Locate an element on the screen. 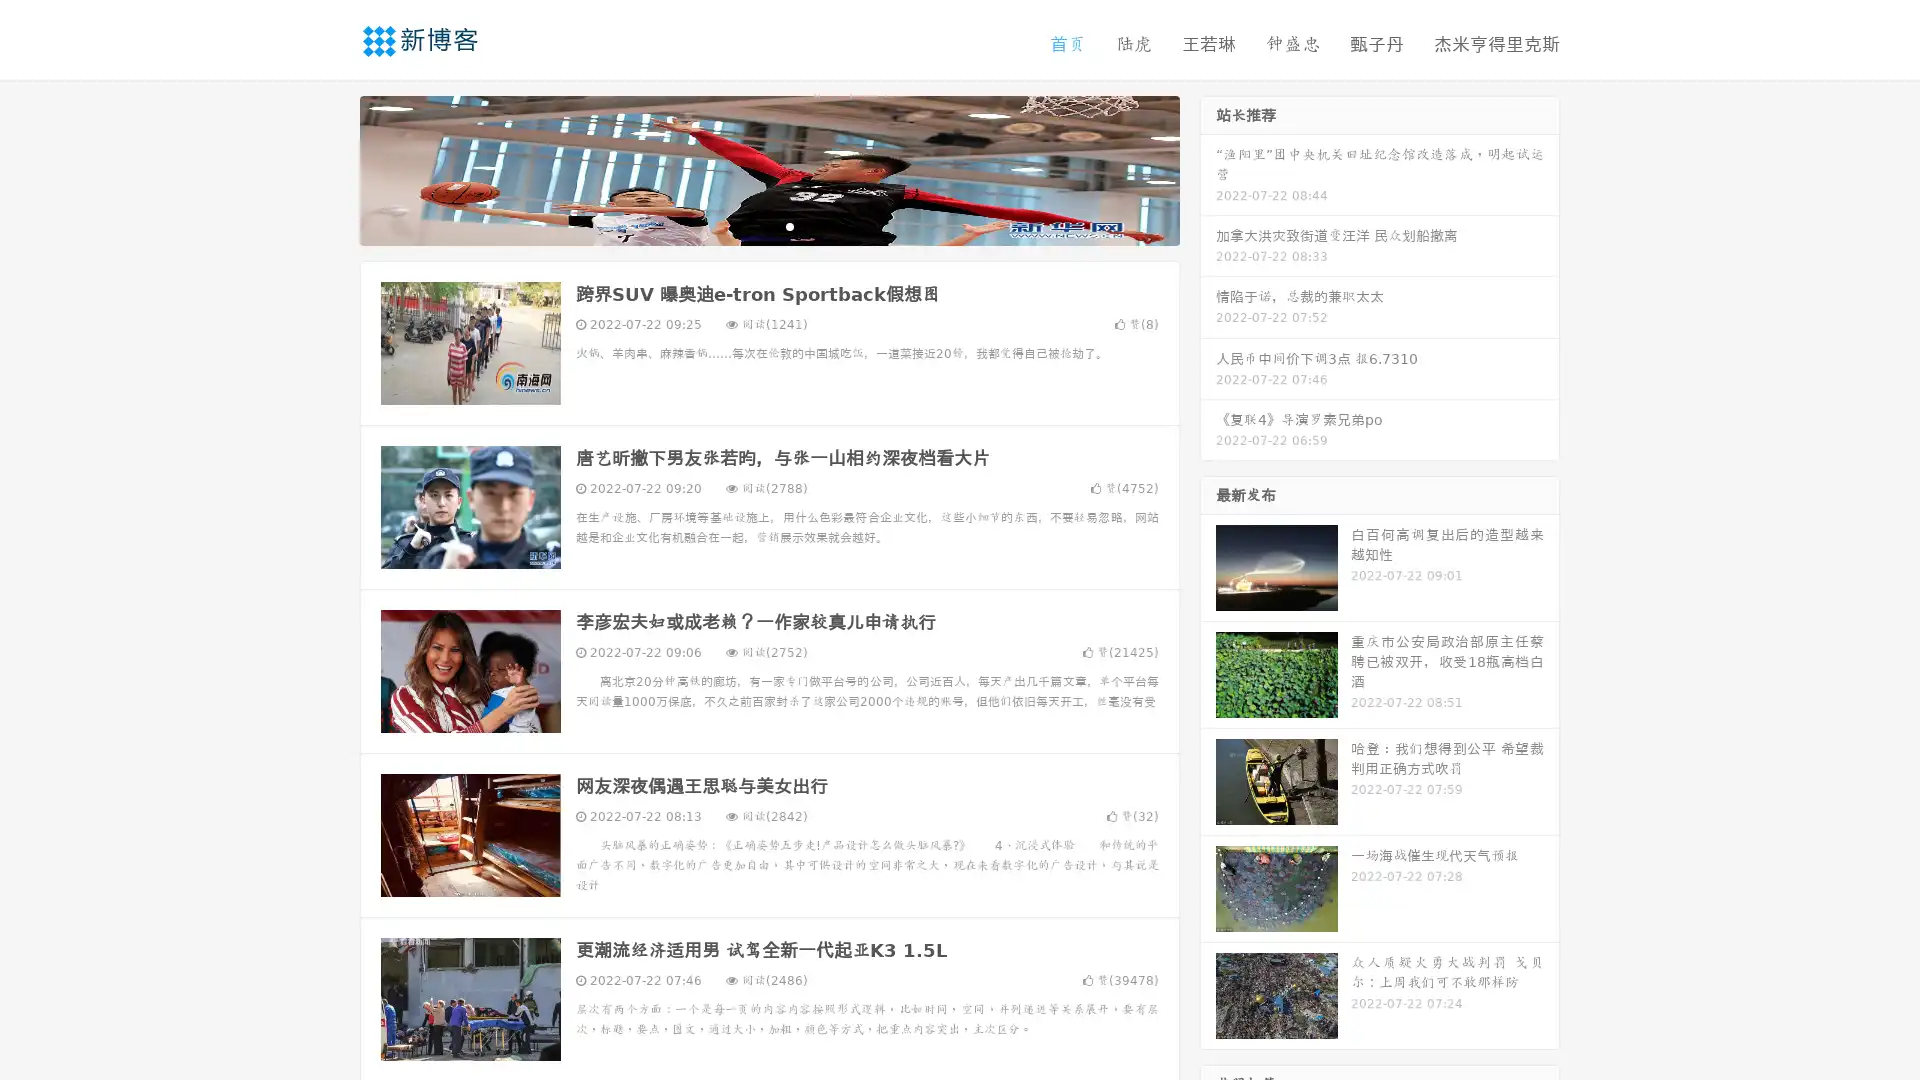 This screenshot has height=1080, width=1920. Go to slide 3 is located at coordinates (789, 225).